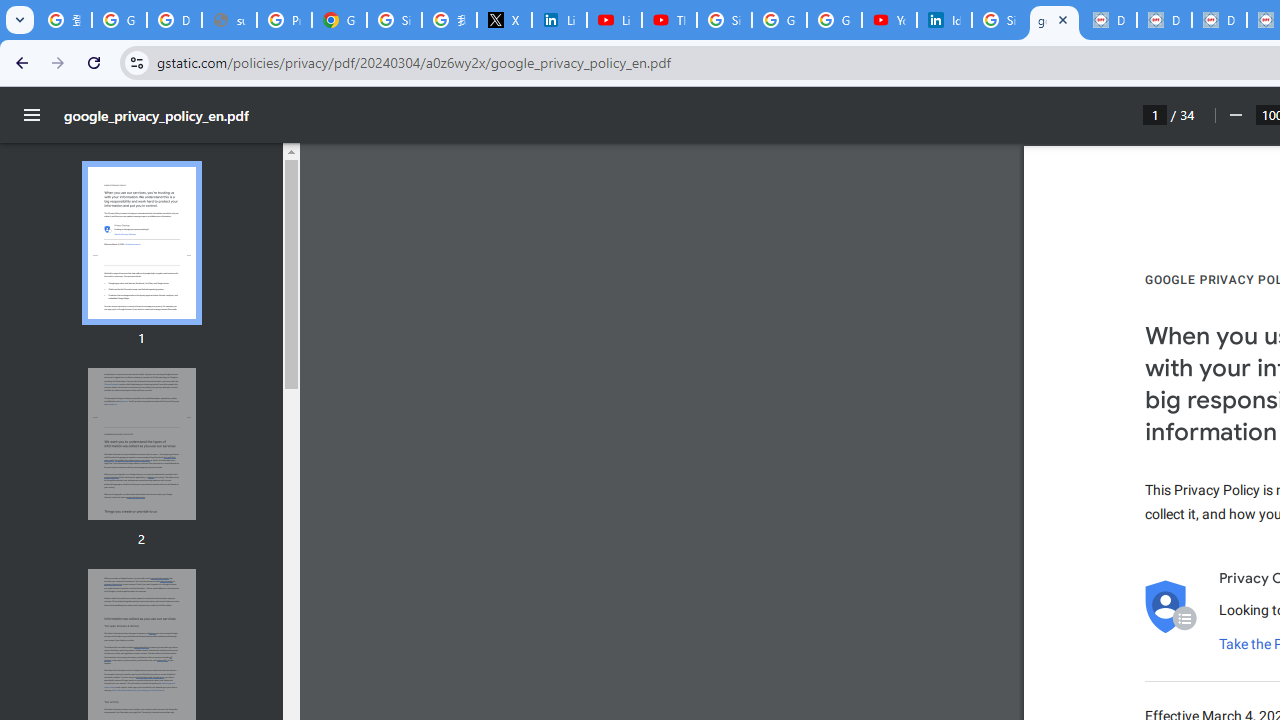 This screenshot has height=720, width=1280. I want to click on 'X', so click(504, 20).